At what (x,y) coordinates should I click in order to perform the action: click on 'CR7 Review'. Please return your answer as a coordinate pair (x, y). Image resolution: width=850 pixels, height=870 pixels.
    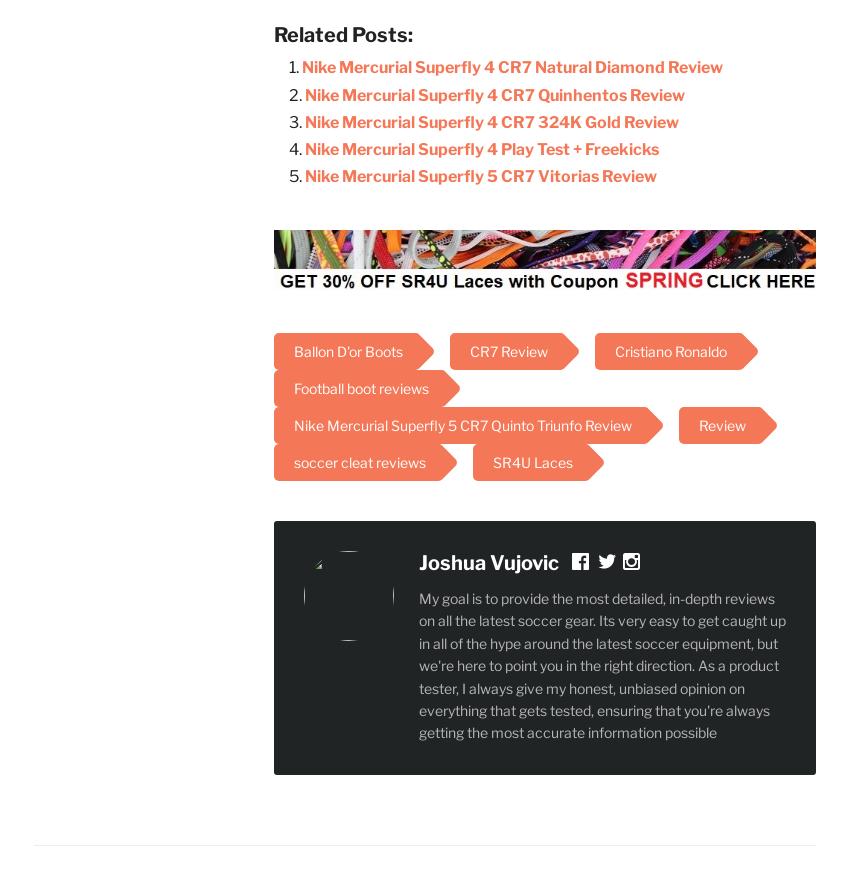
    Looking at the image, I should click on (469, 351).